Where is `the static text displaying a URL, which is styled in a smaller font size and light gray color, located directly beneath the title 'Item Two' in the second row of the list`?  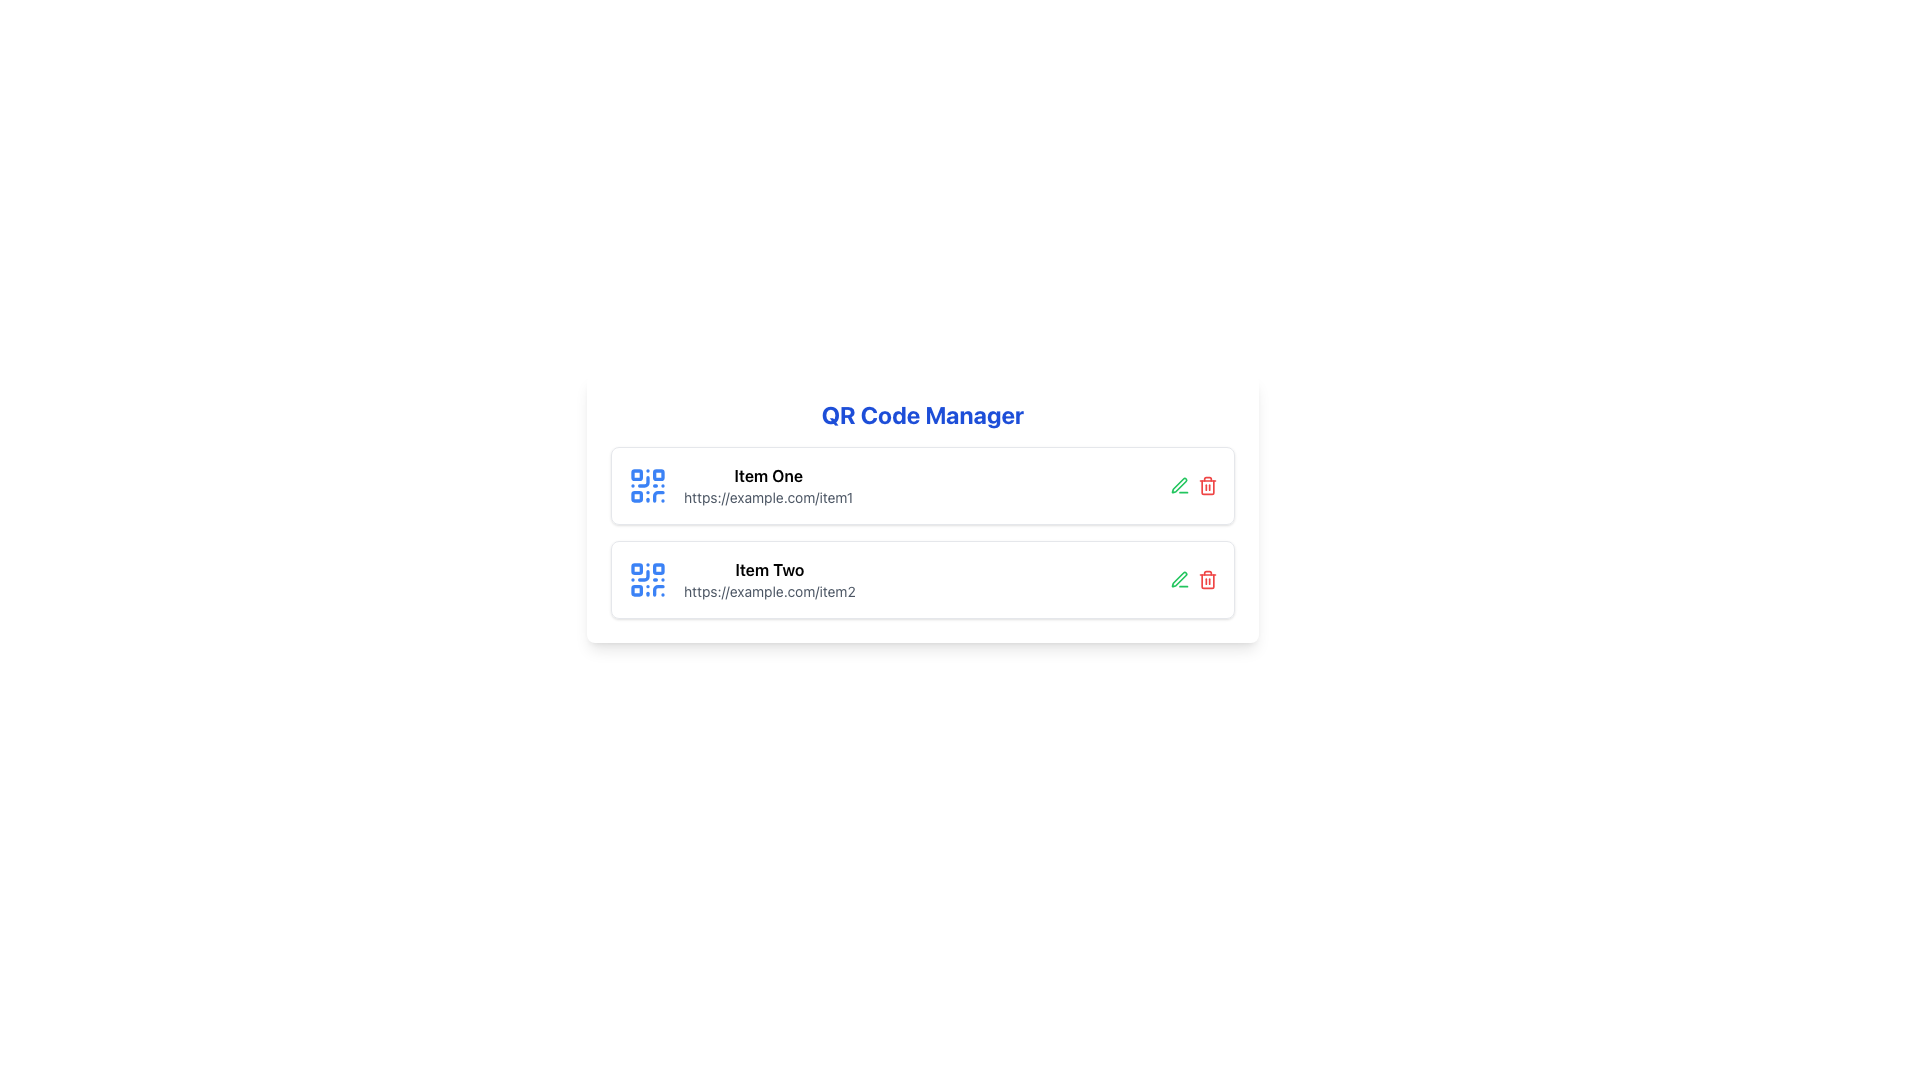 the static text displaying a URL, which is styled in a smaller font size and light gray color, located directly beneath the title 'Item Two' in the second row of the list is located at coordinates (768, 590).